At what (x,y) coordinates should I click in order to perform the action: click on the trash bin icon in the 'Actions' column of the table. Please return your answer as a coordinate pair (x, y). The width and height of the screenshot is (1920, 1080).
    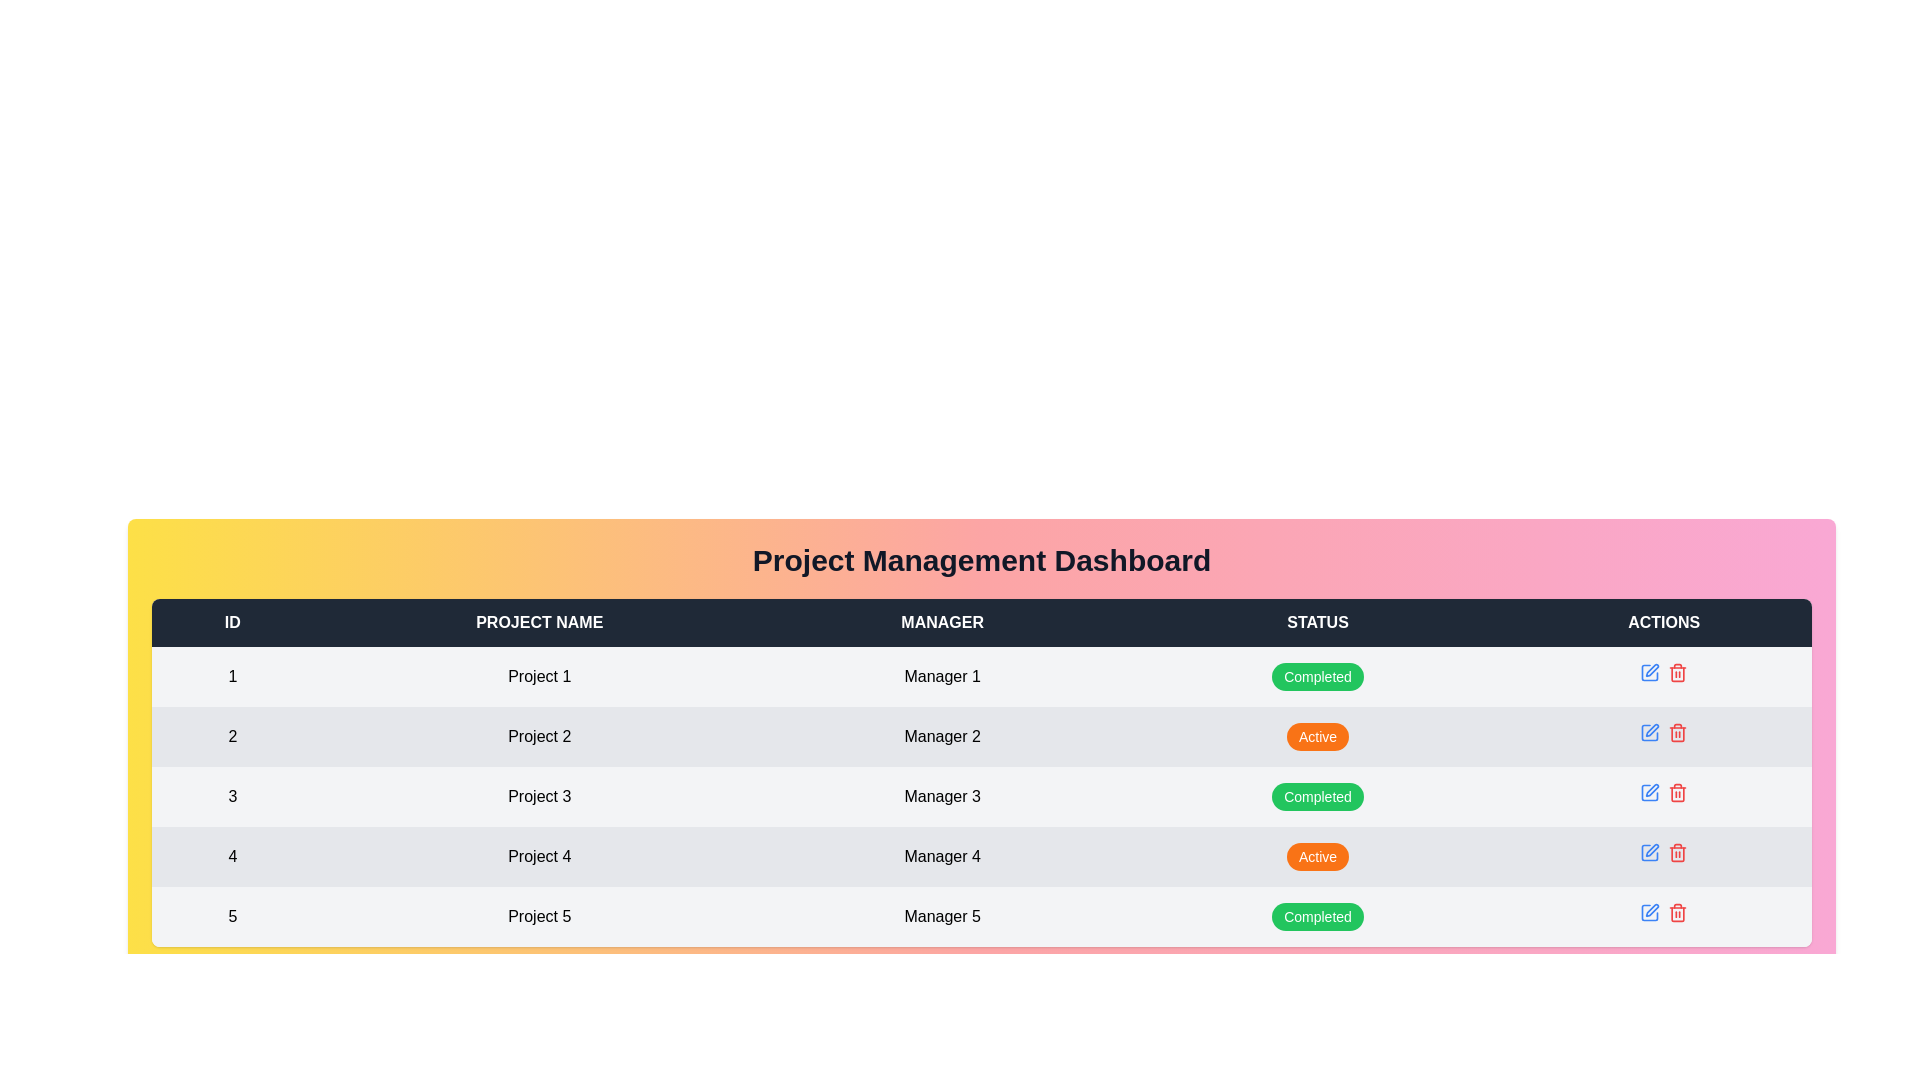
    Looking at the image, I should click on (1678, 674).